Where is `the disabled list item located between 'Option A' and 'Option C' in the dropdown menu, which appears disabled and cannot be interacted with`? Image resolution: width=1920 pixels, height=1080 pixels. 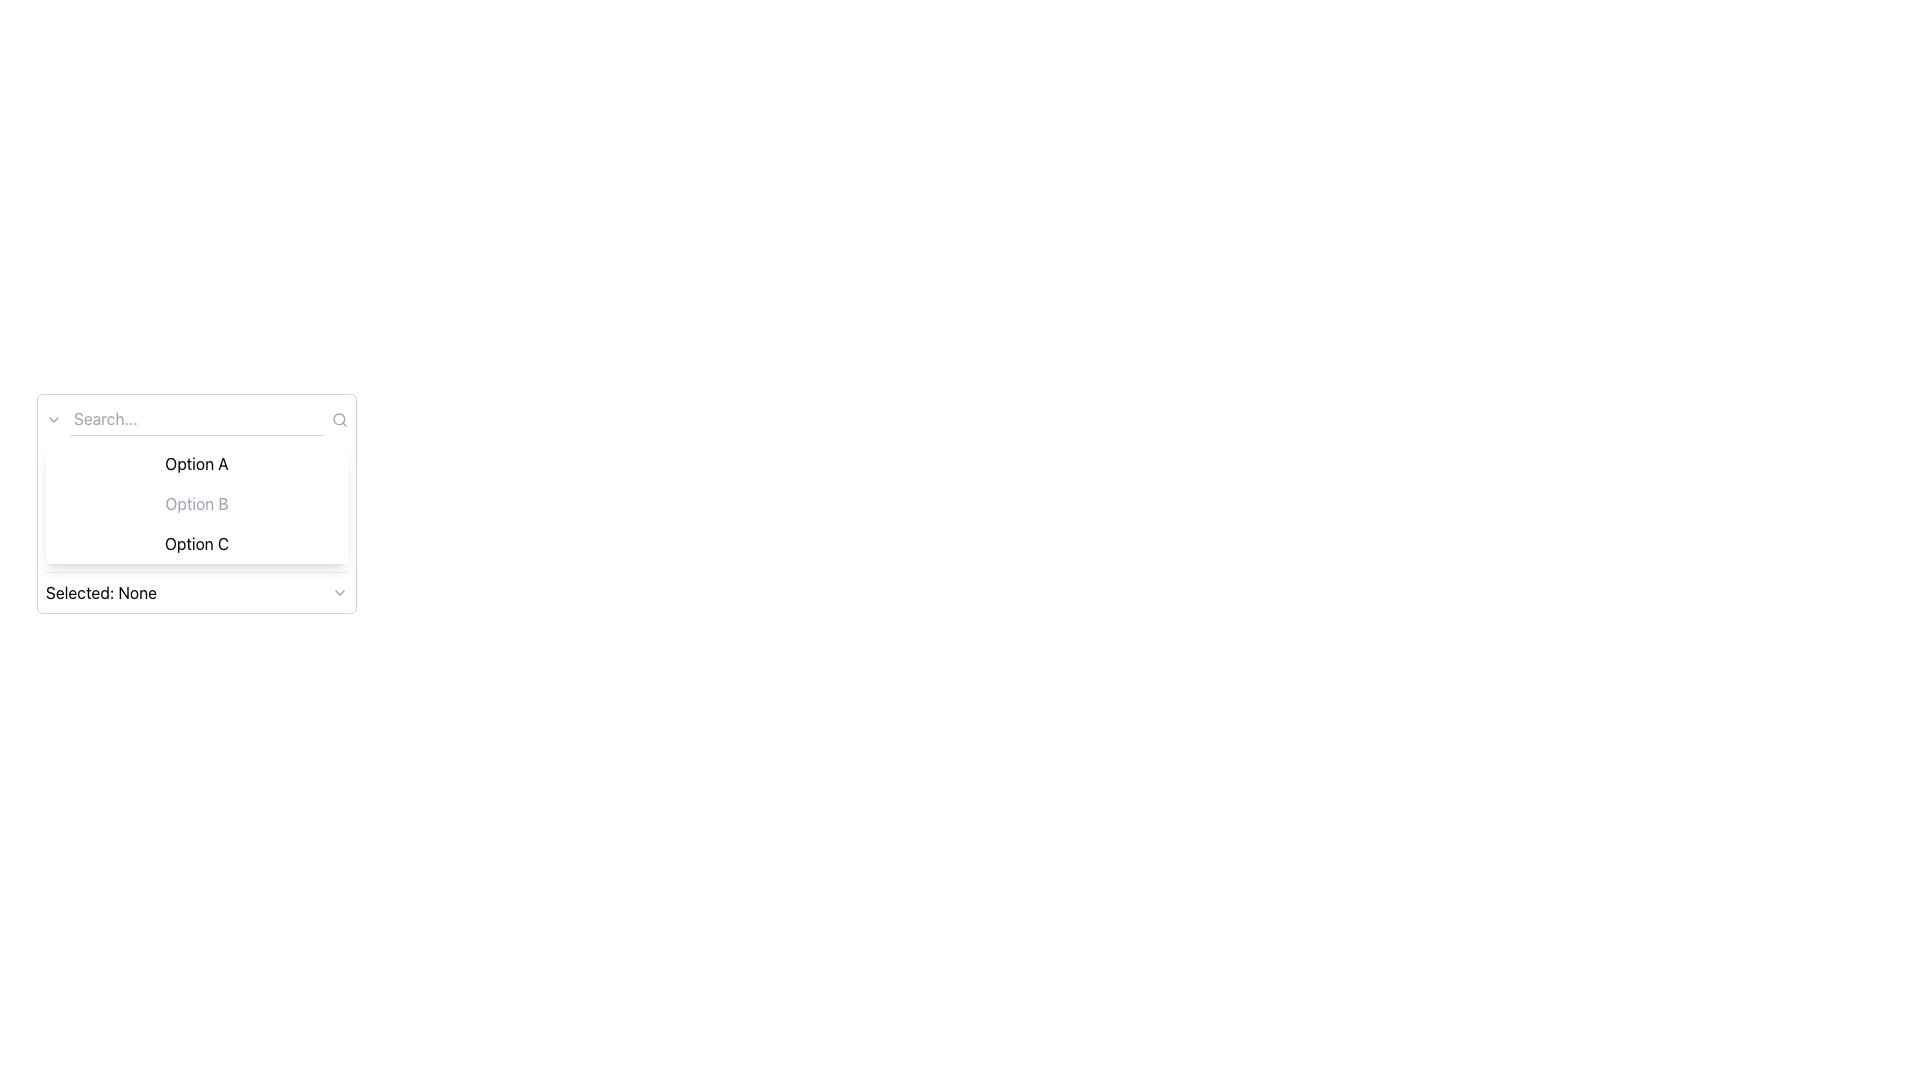 the disabled list item located between 'Option A' and 'Option C' in the dropdown menu, which appears disabled and cannot be interacted with is located at coordinates (196, 503).